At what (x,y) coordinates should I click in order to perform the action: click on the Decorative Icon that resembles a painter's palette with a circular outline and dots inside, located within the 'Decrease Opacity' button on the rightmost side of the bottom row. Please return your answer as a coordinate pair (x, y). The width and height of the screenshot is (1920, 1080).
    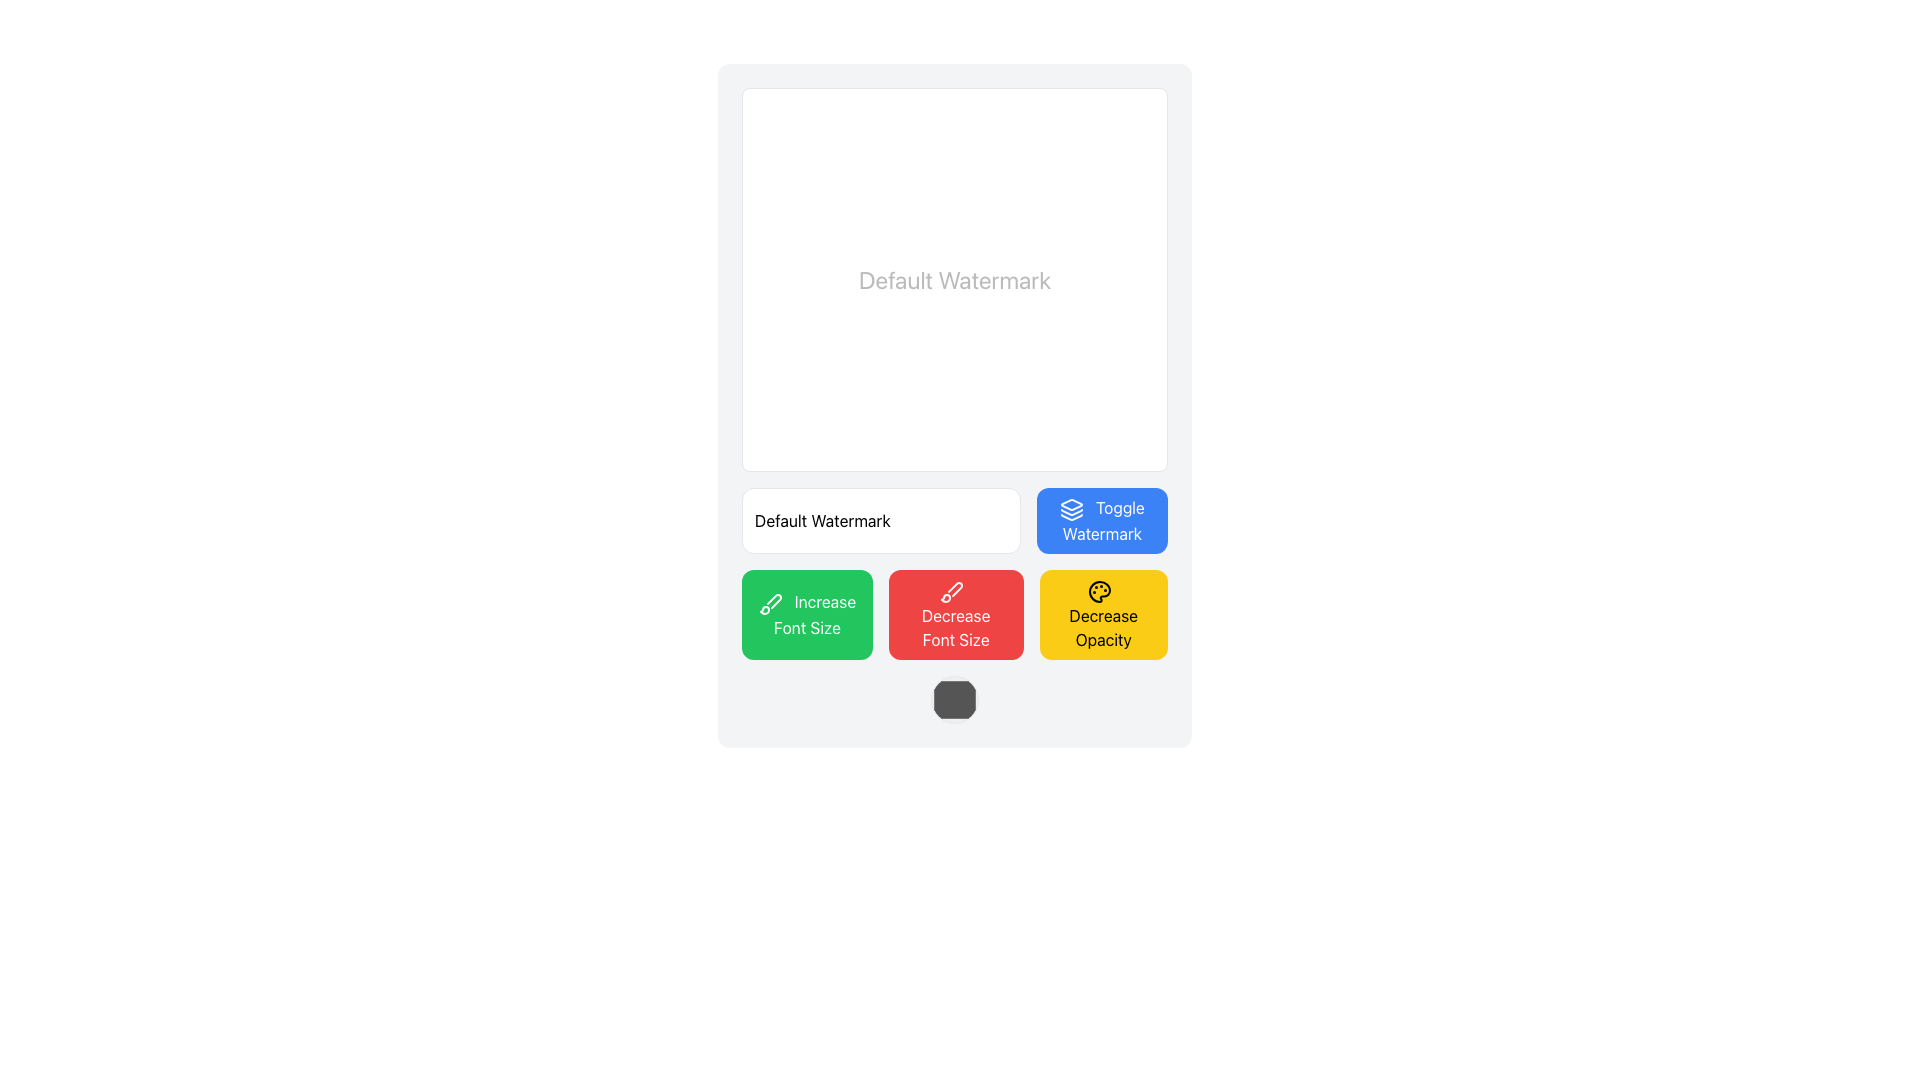
    Looking at the image, I should click on (1098, 590).